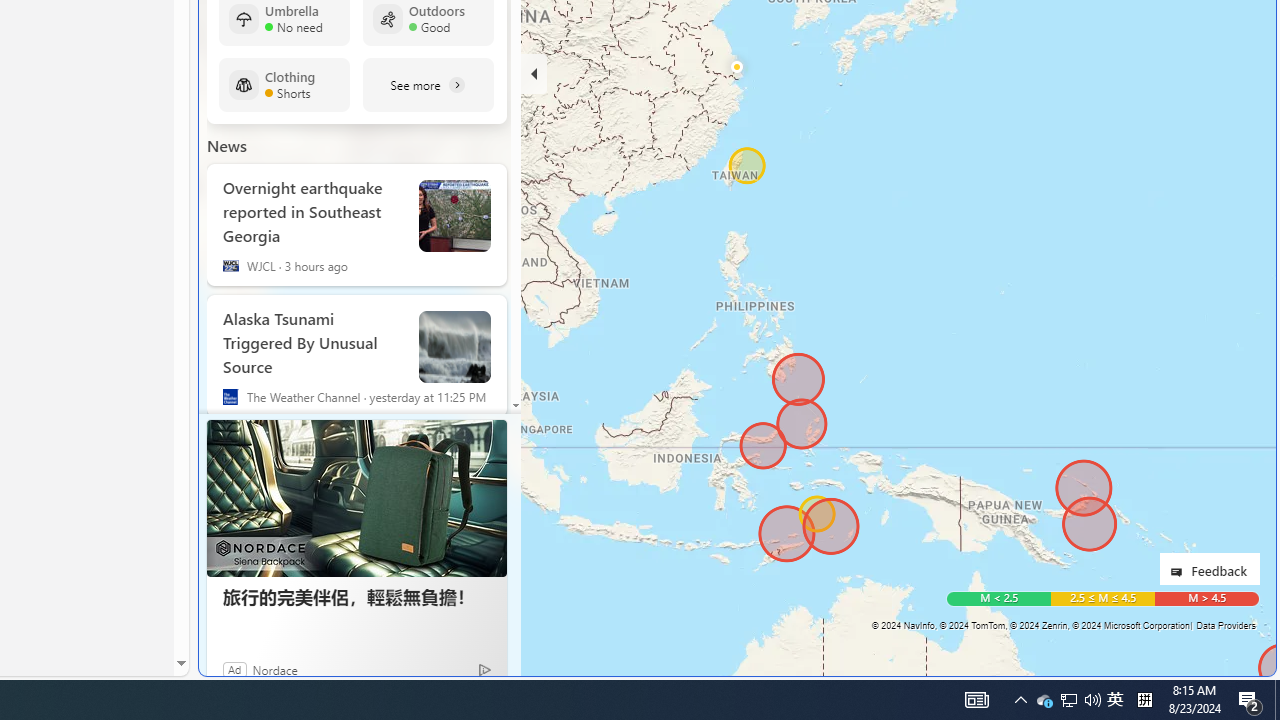  I want to click on 'Ad Choice', so click(485, 669).